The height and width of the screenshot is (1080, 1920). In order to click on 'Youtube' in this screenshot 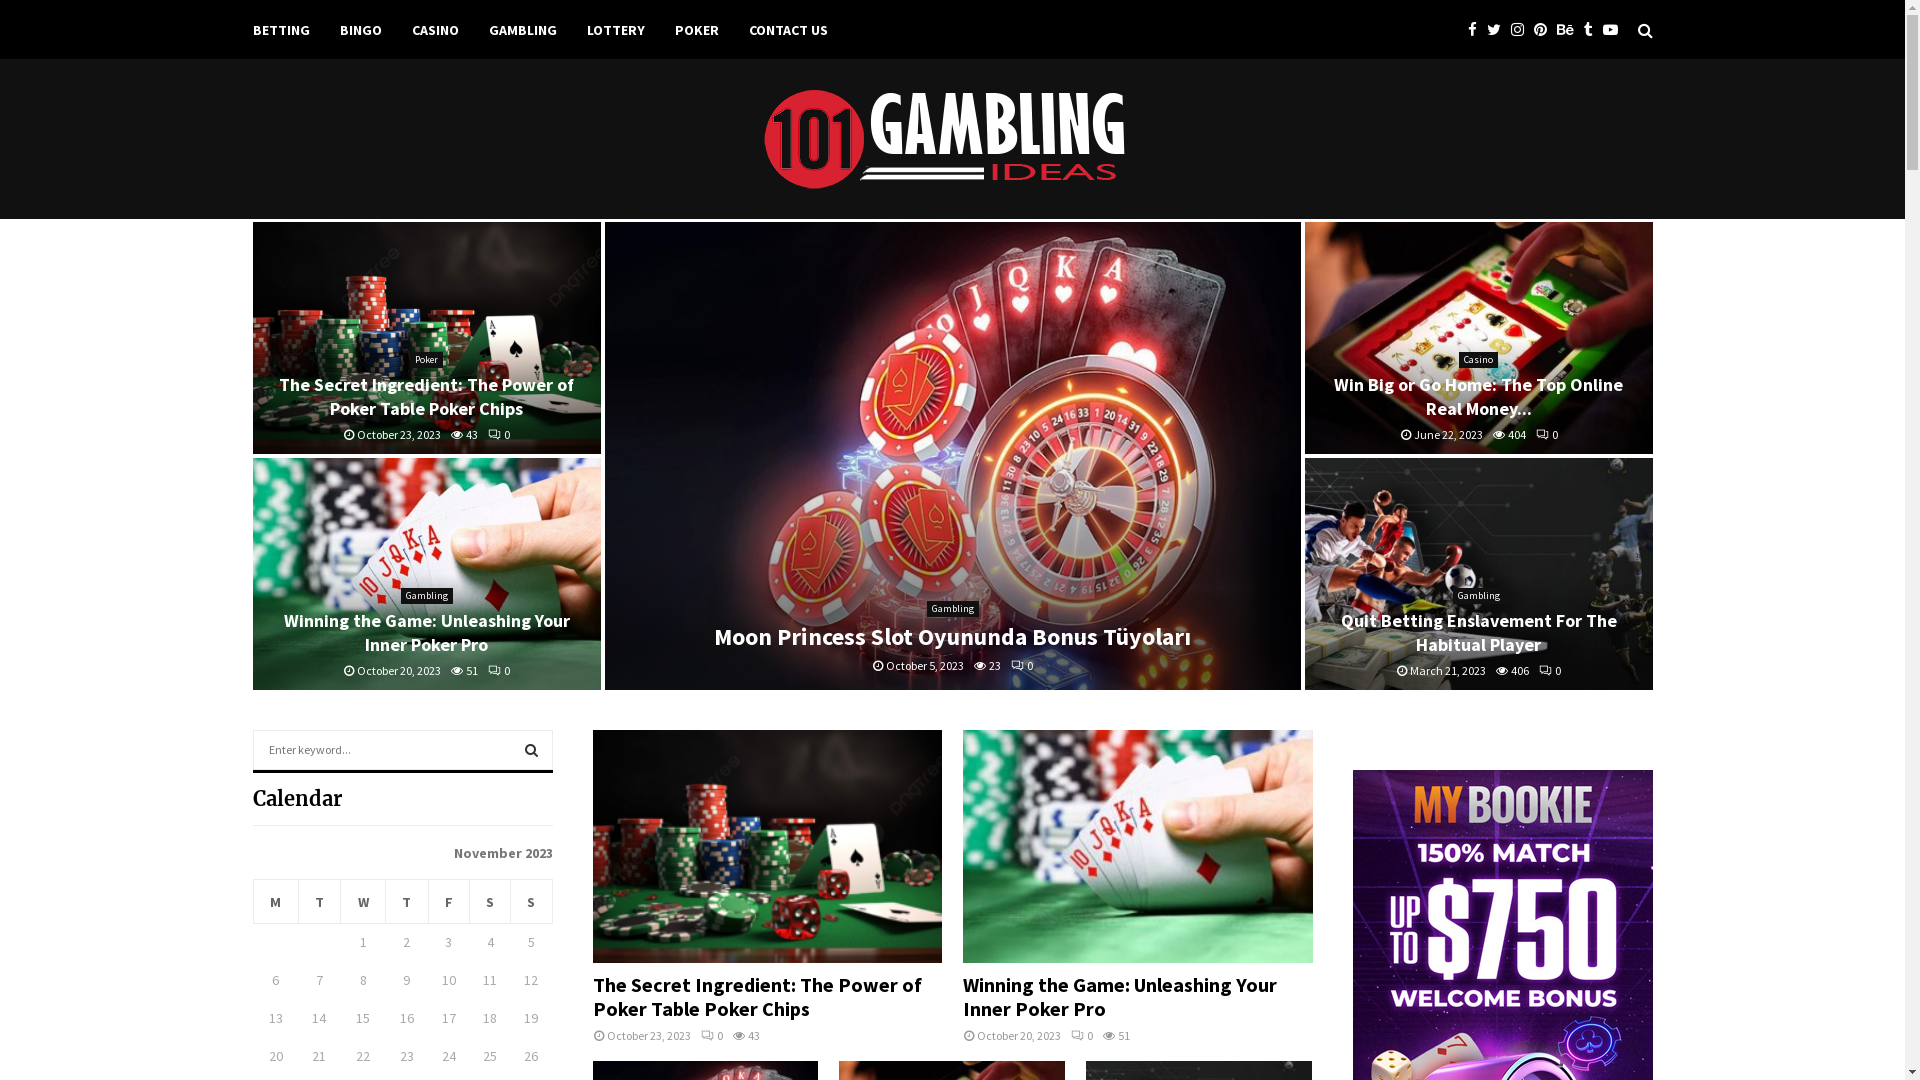, I will do `click(1614, 30)`.